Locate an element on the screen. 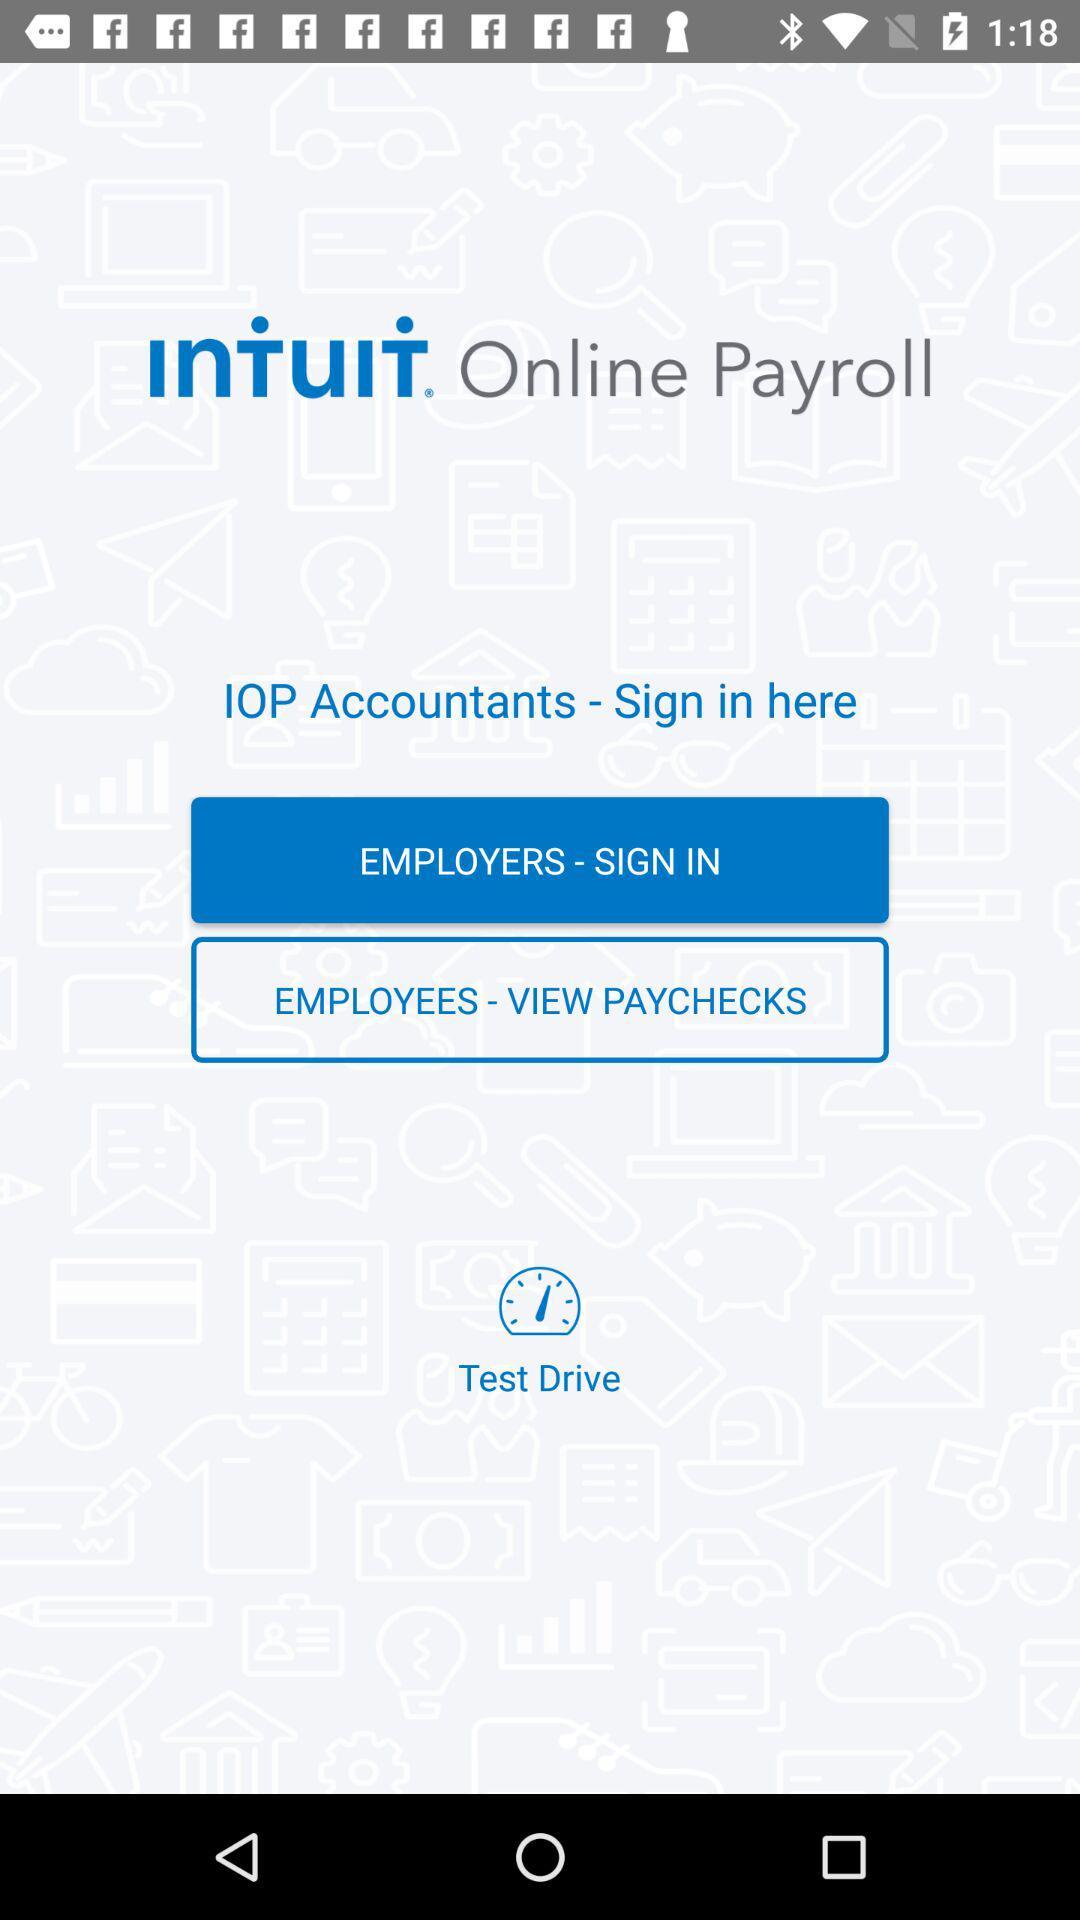 The width and height of the screenshot is (1080, 1920). employees - view paychecks item is located at coordinates (540, 999).